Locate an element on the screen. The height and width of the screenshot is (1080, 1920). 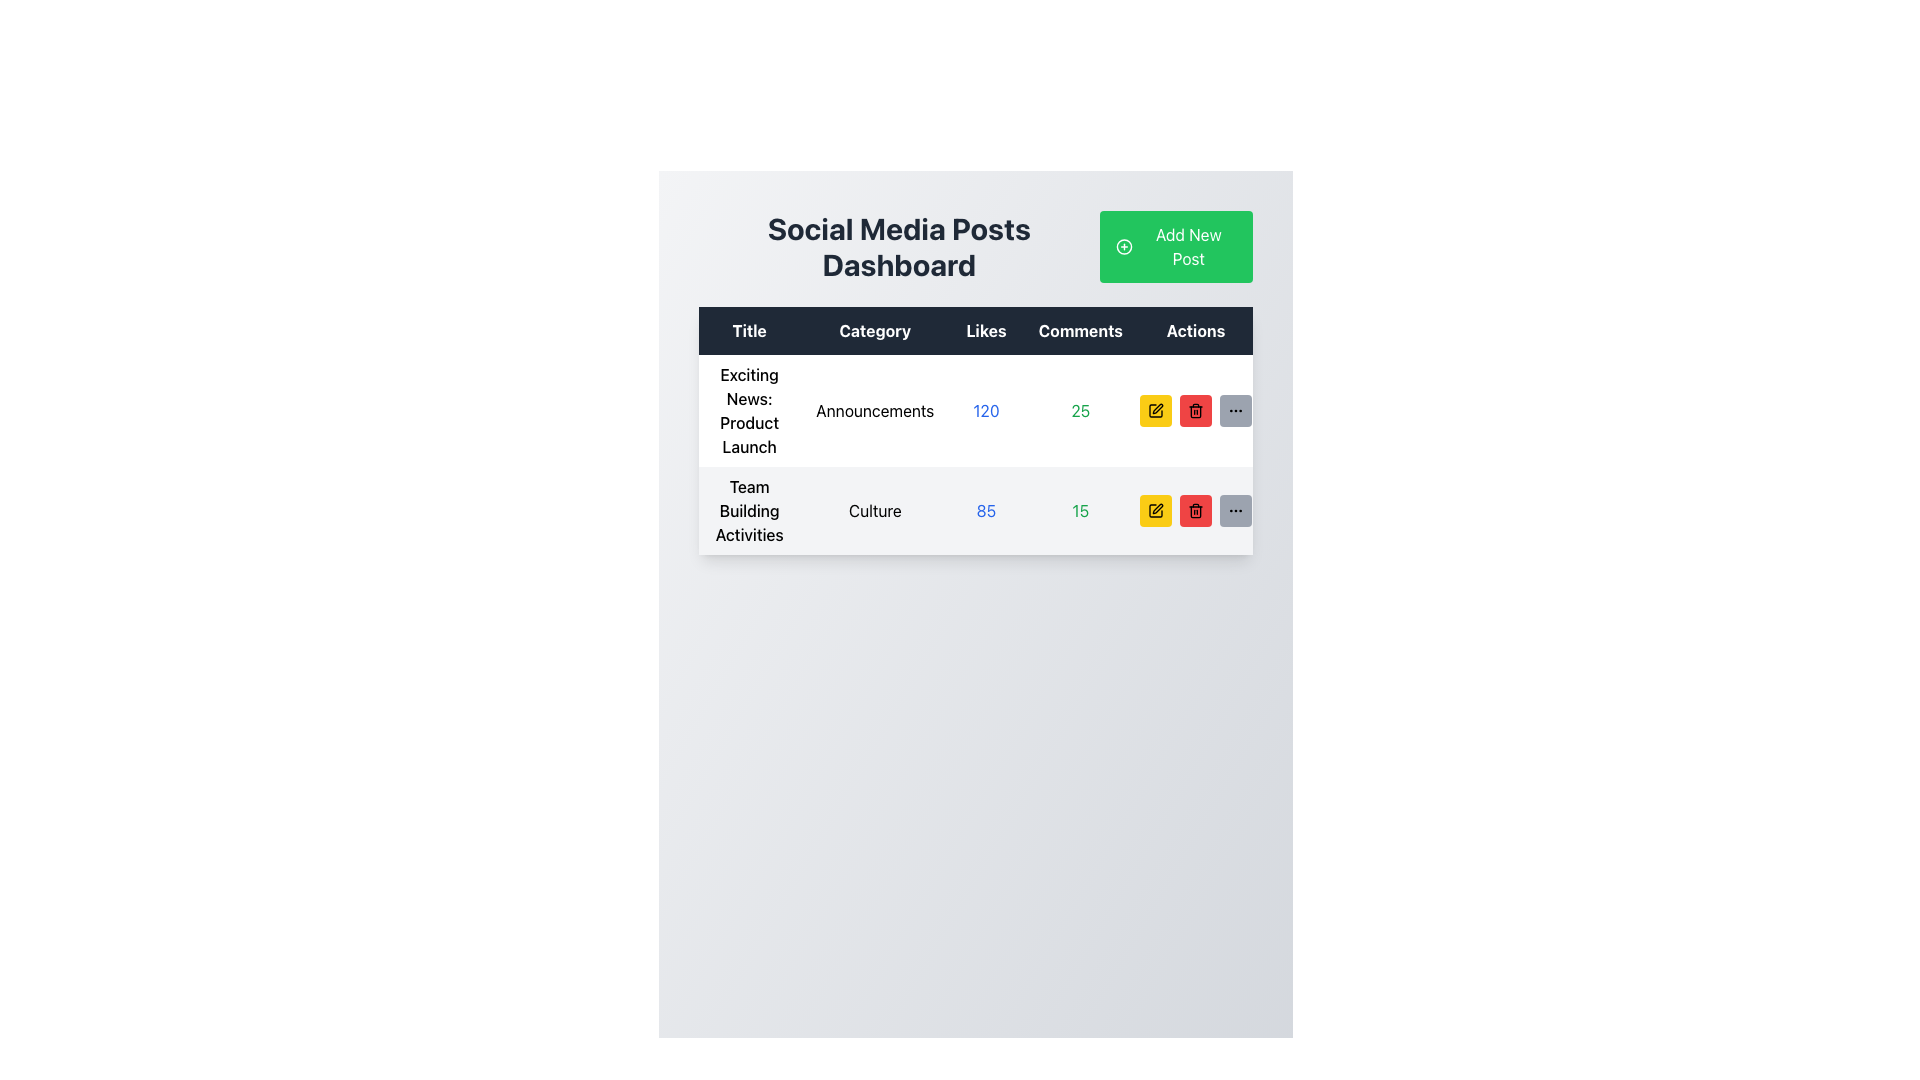
the 'Category' column header in the table, which is the second column header located between 'Title' and 'Likes' is located at coordinates (875, 330).